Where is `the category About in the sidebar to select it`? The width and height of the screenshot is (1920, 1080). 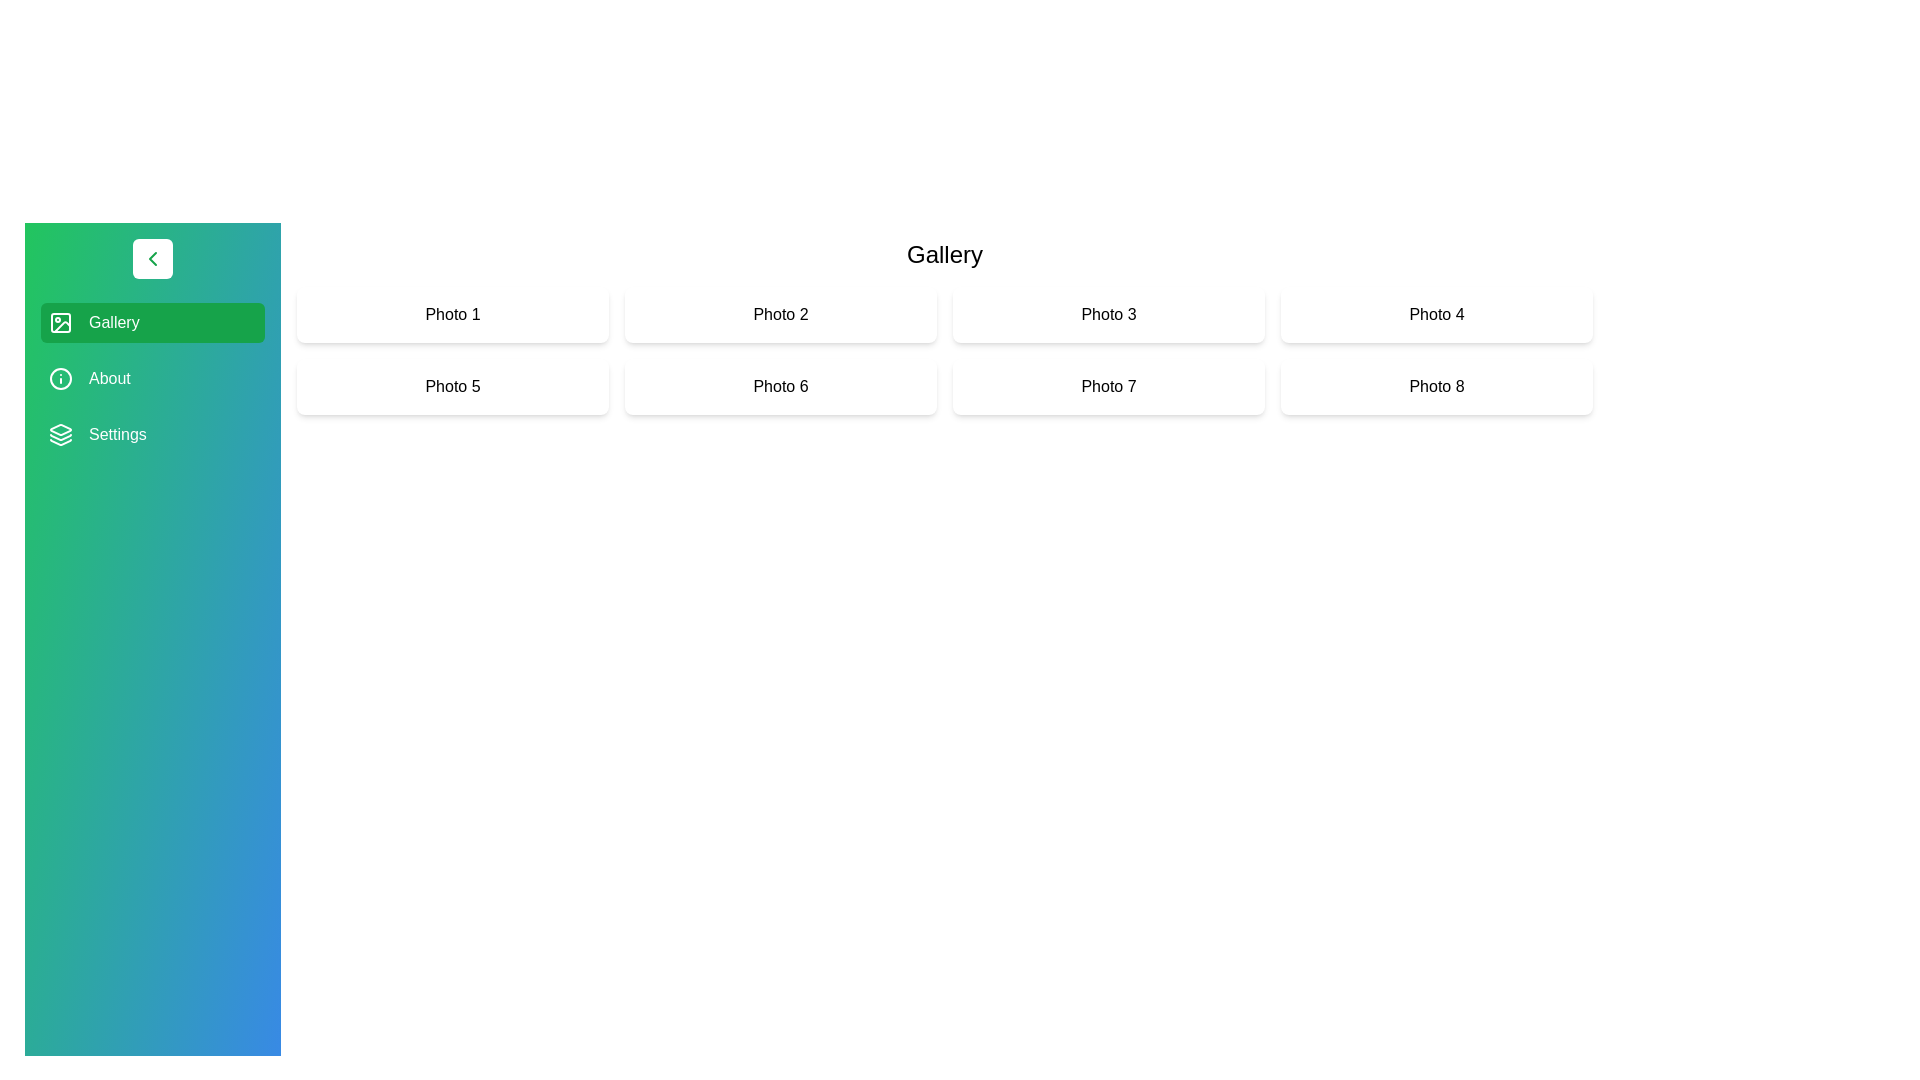 the category About in the sidebar to select it is located at coordinates (152, 378).